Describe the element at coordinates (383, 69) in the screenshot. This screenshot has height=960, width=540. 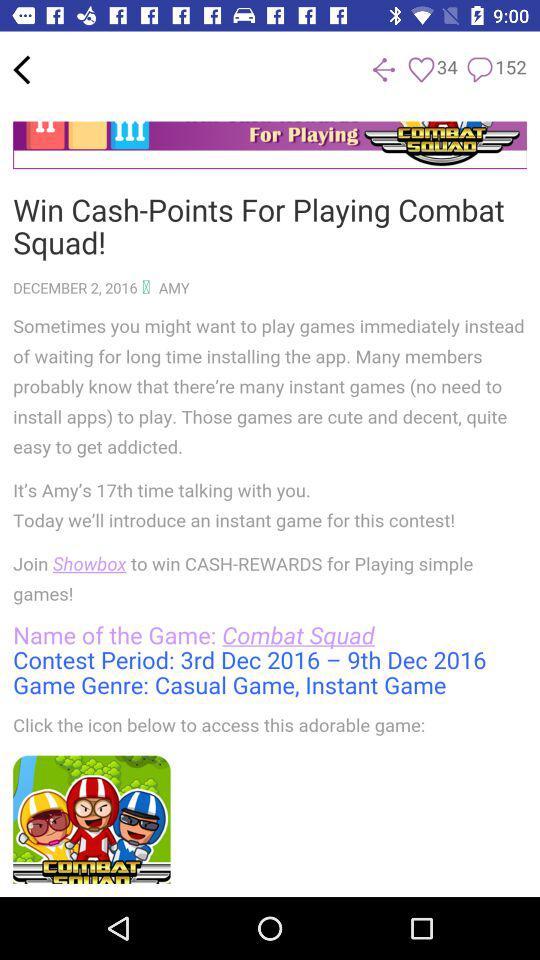
I see `previous` at that location.